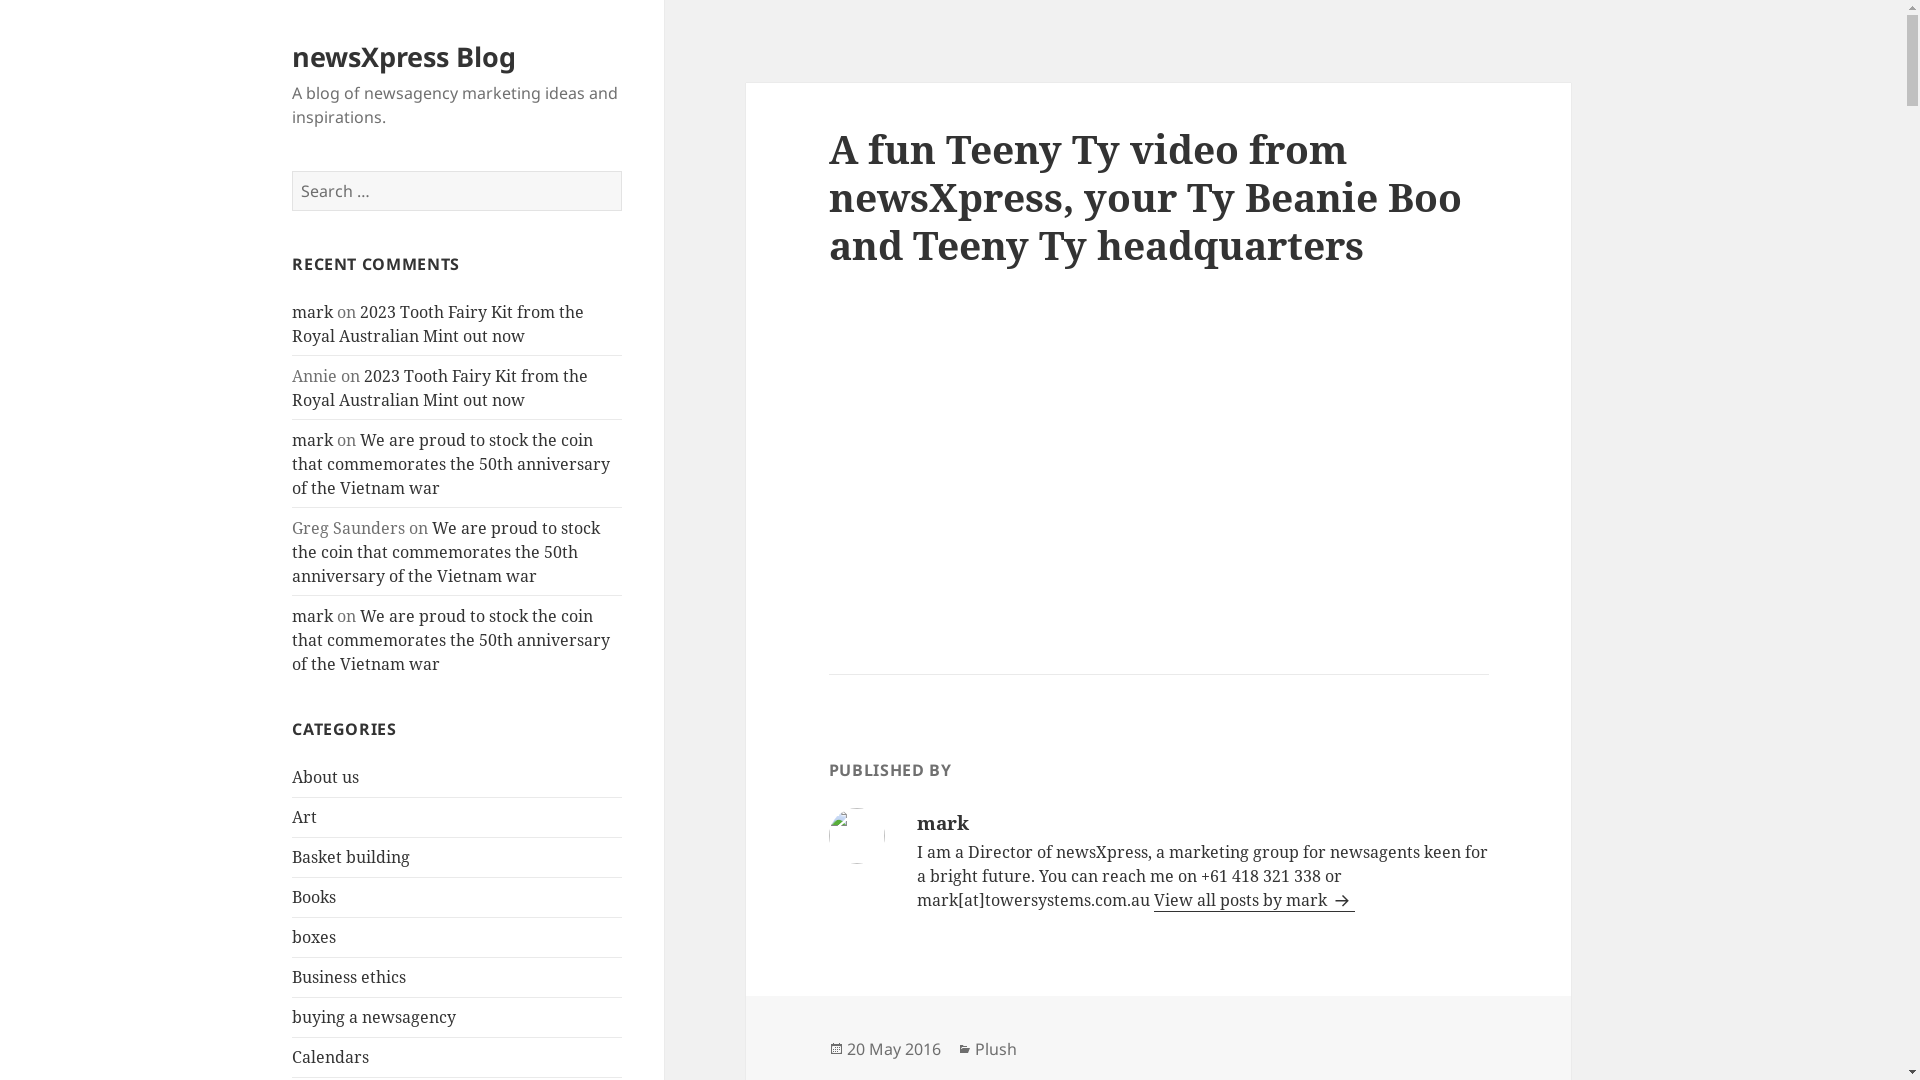  Describe the element at coordinates (436, 323) in the screenshot. I see `'2023 Tooth Fairy Kit from the Royal Australian Mint out now'` at that location.